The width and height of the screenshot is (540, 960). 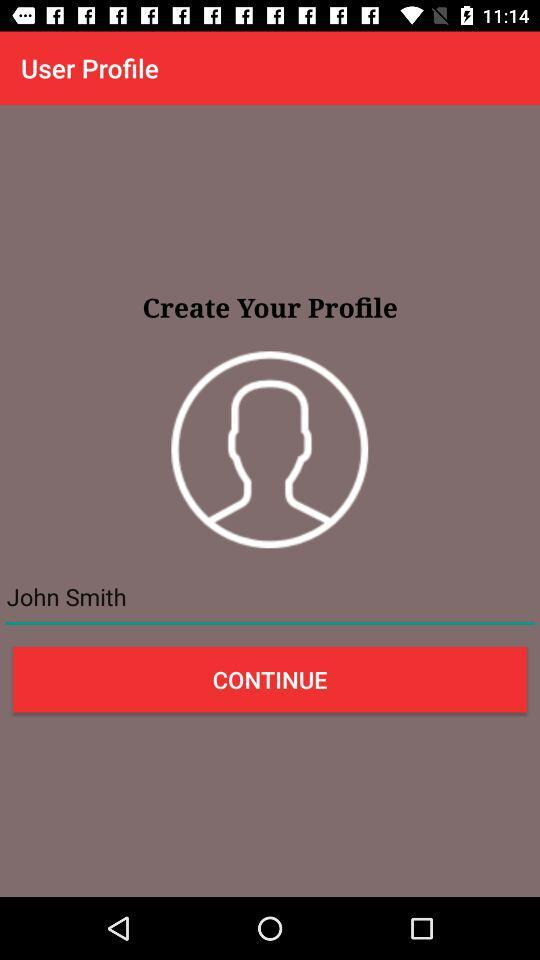 I want to click on the item below the john smith, so click(x=270, y=679).